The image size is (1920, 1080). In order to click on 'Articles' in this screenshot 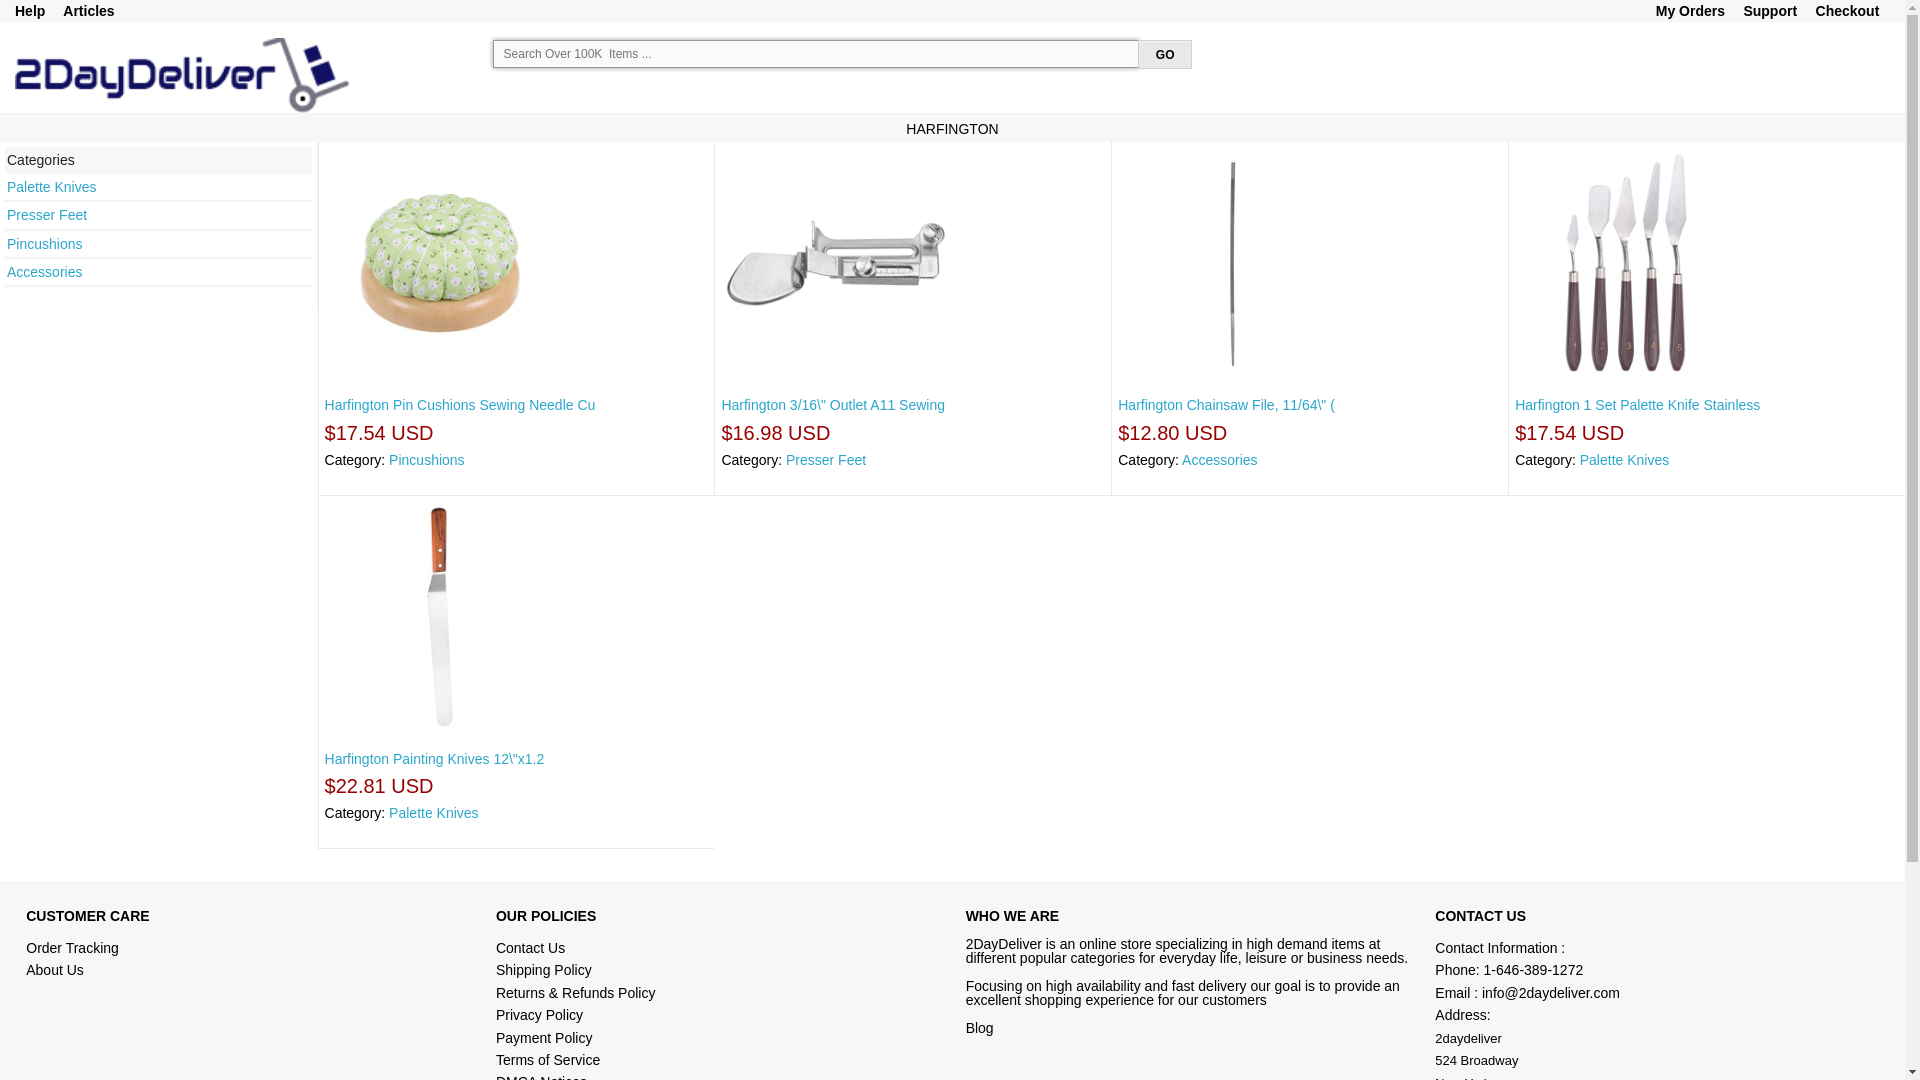, I will do `click(87, 11)`.